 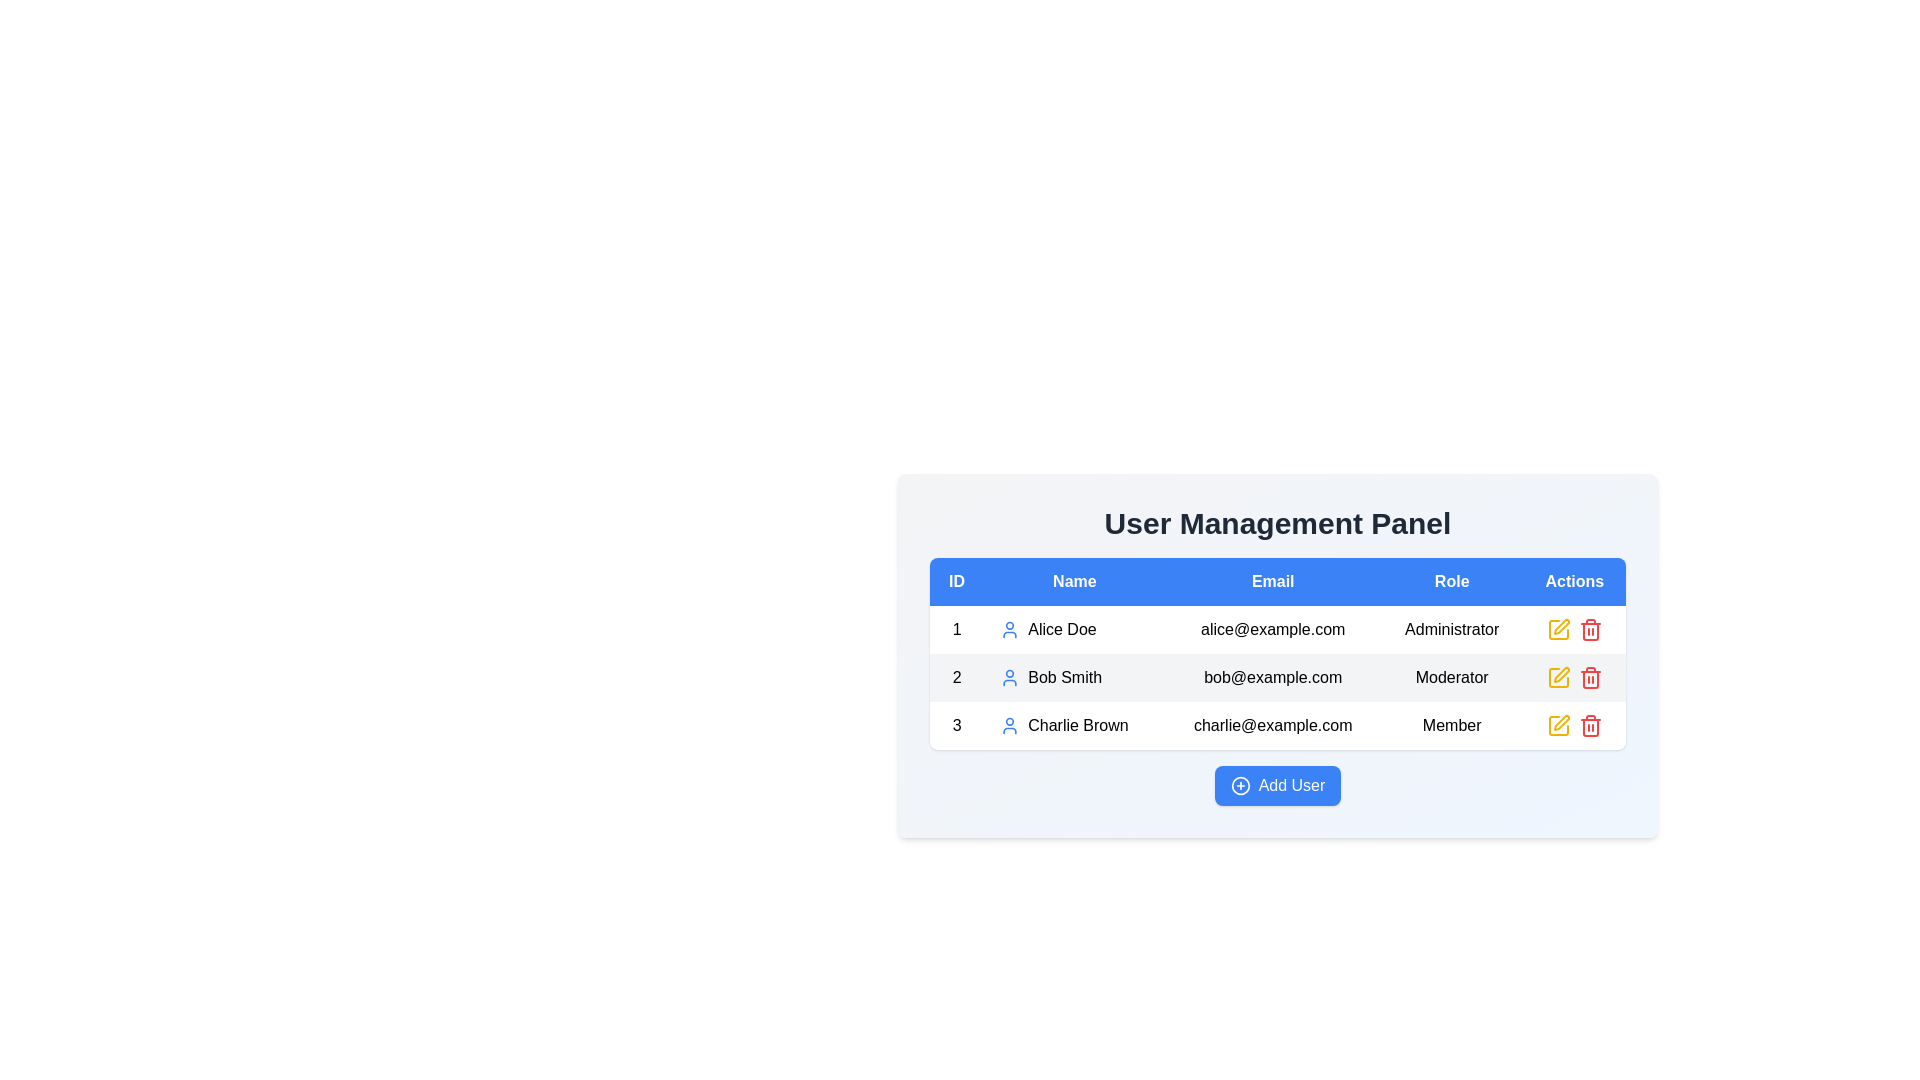 I want to click on the edit button for user 'Bob Smith', so click(x=1557, y=677).